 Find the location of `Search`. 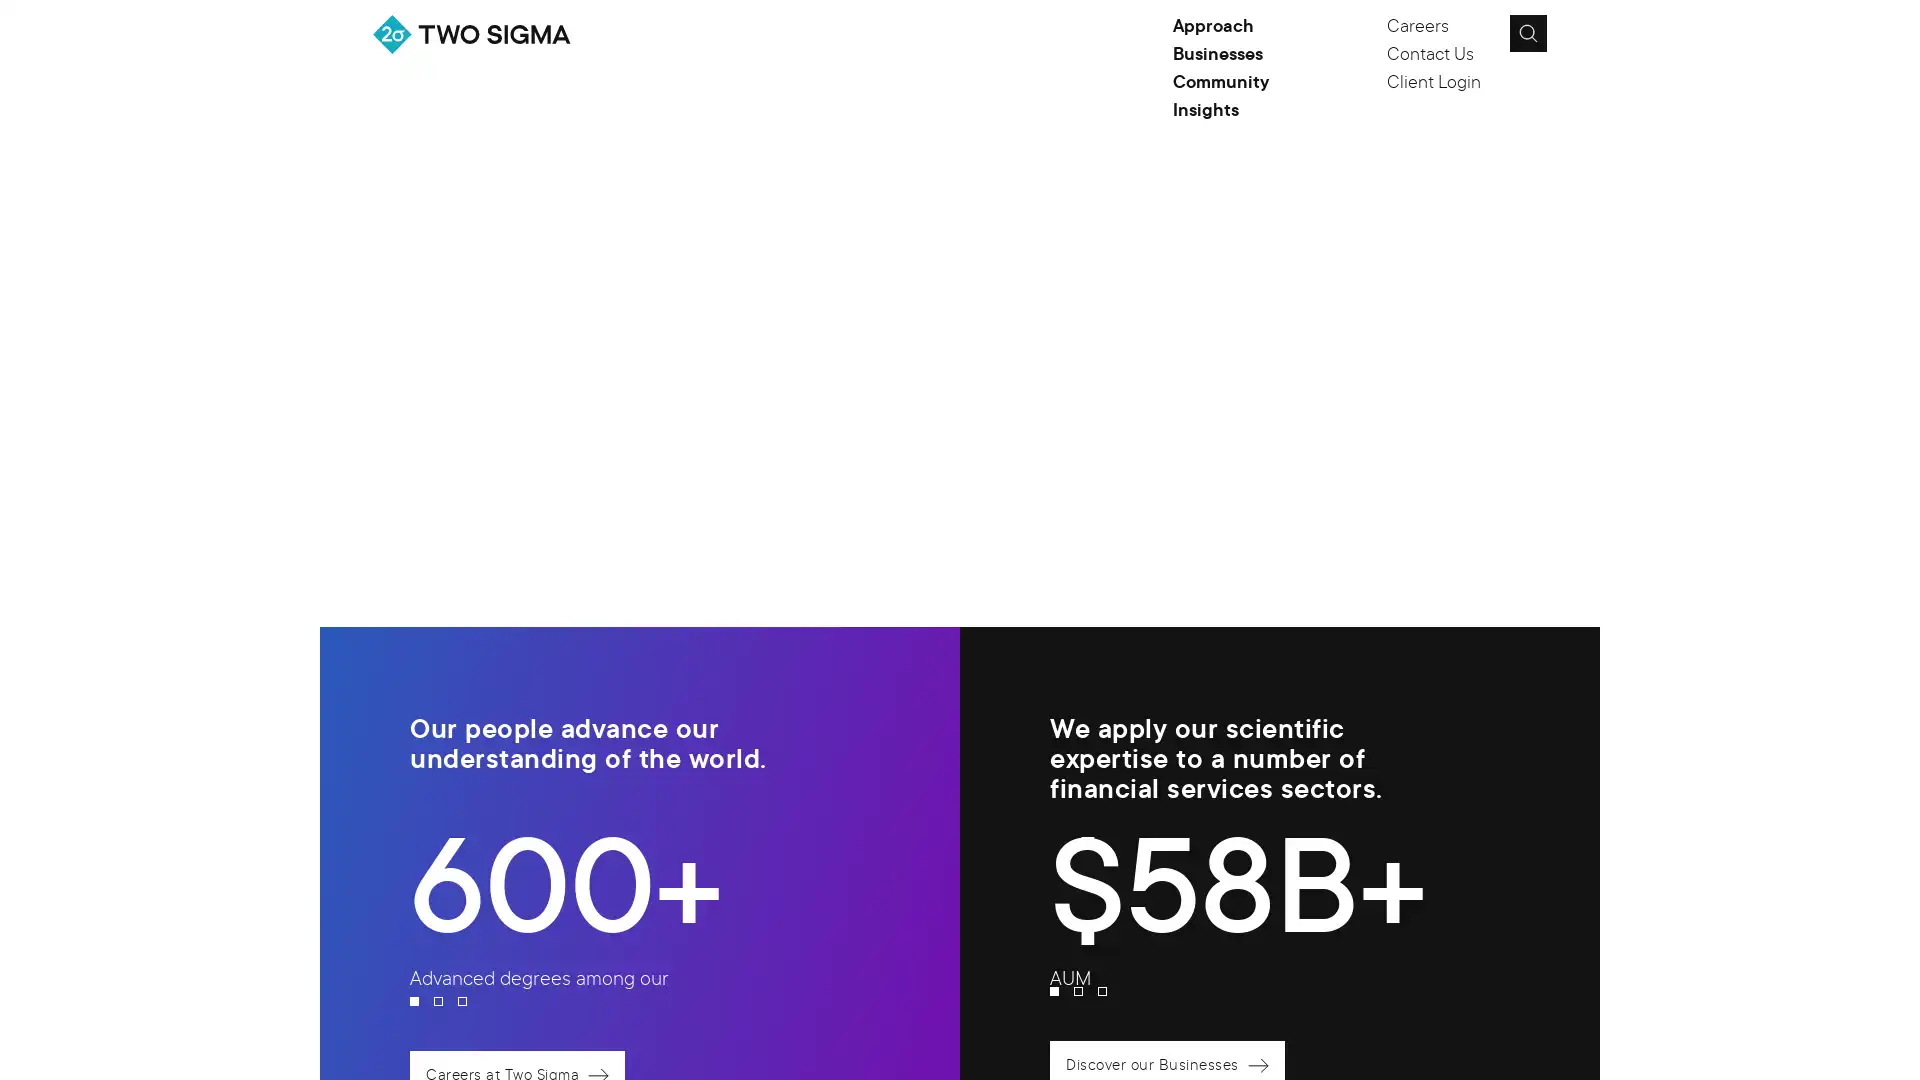

Search is located at coordinates (1573, 39).